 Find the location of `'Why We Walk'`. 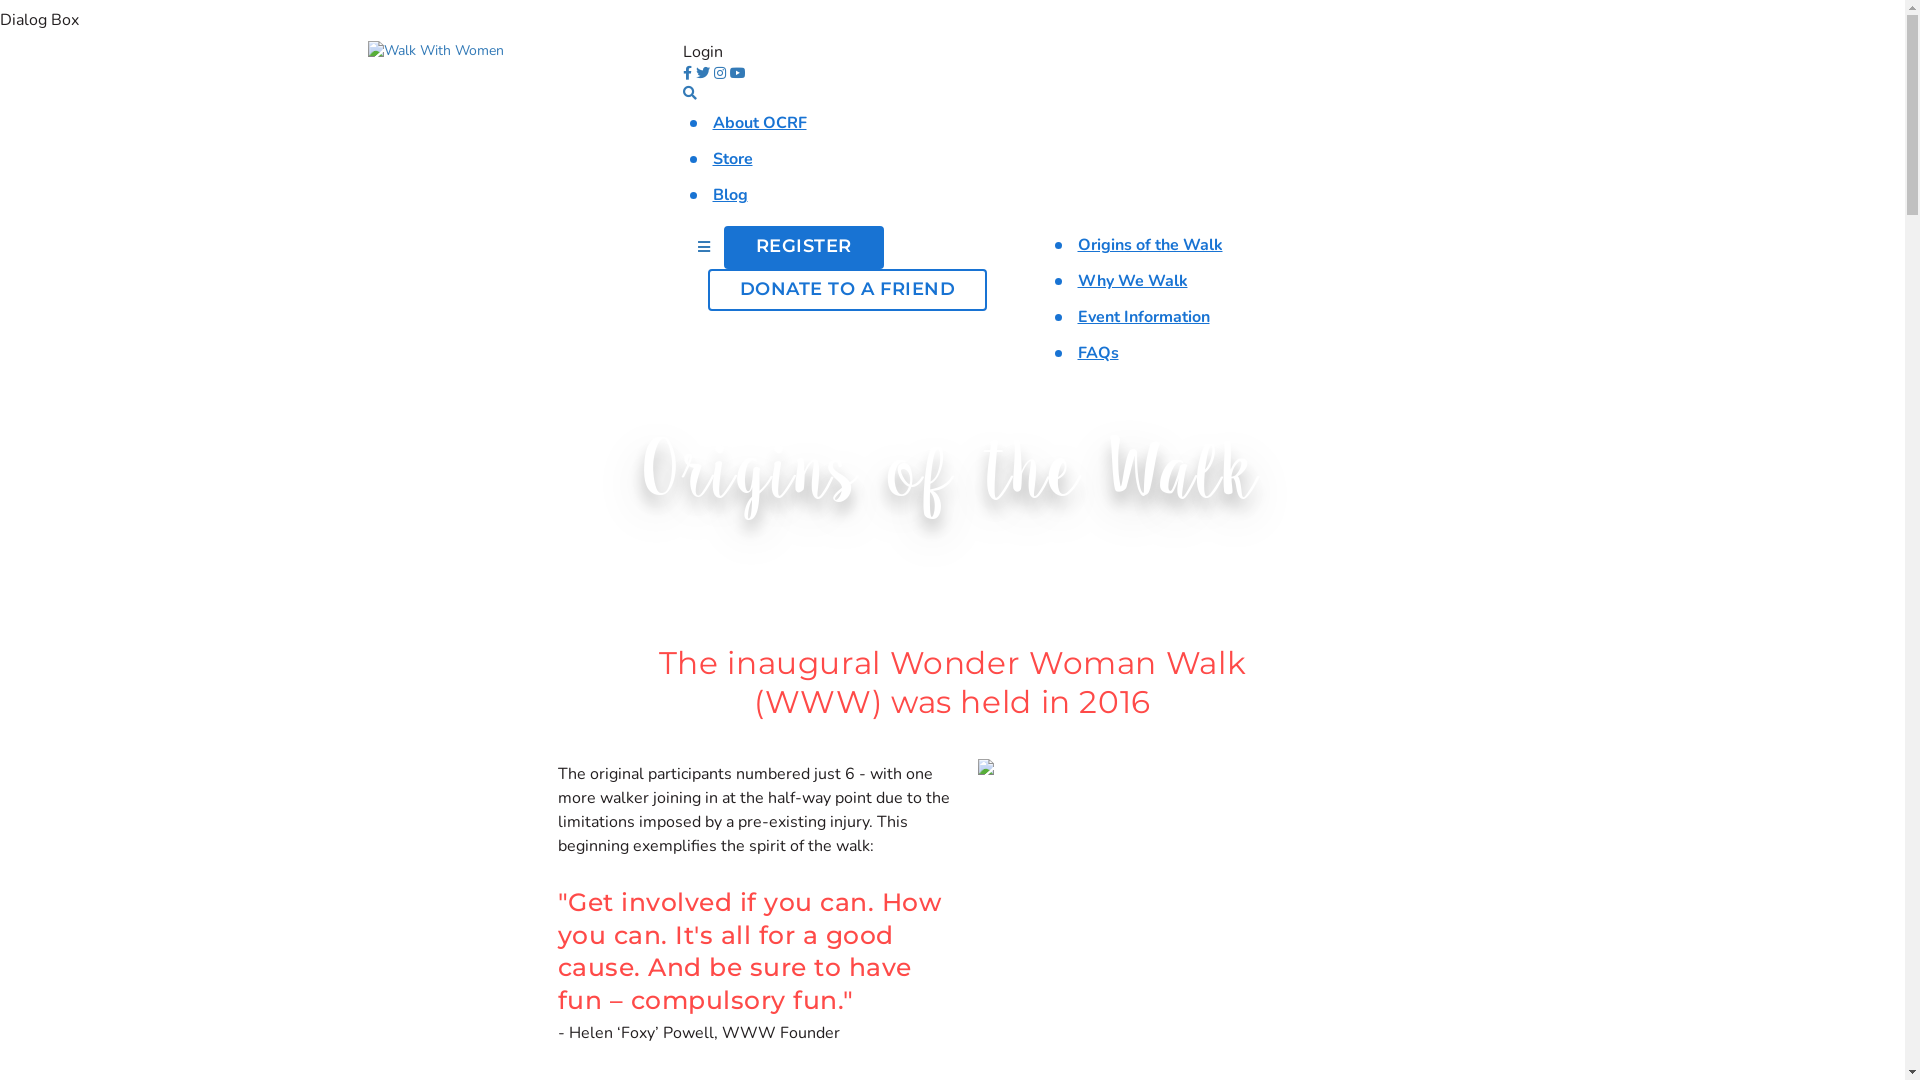

'Why We Walk' is located at coordinates (1077, 281).